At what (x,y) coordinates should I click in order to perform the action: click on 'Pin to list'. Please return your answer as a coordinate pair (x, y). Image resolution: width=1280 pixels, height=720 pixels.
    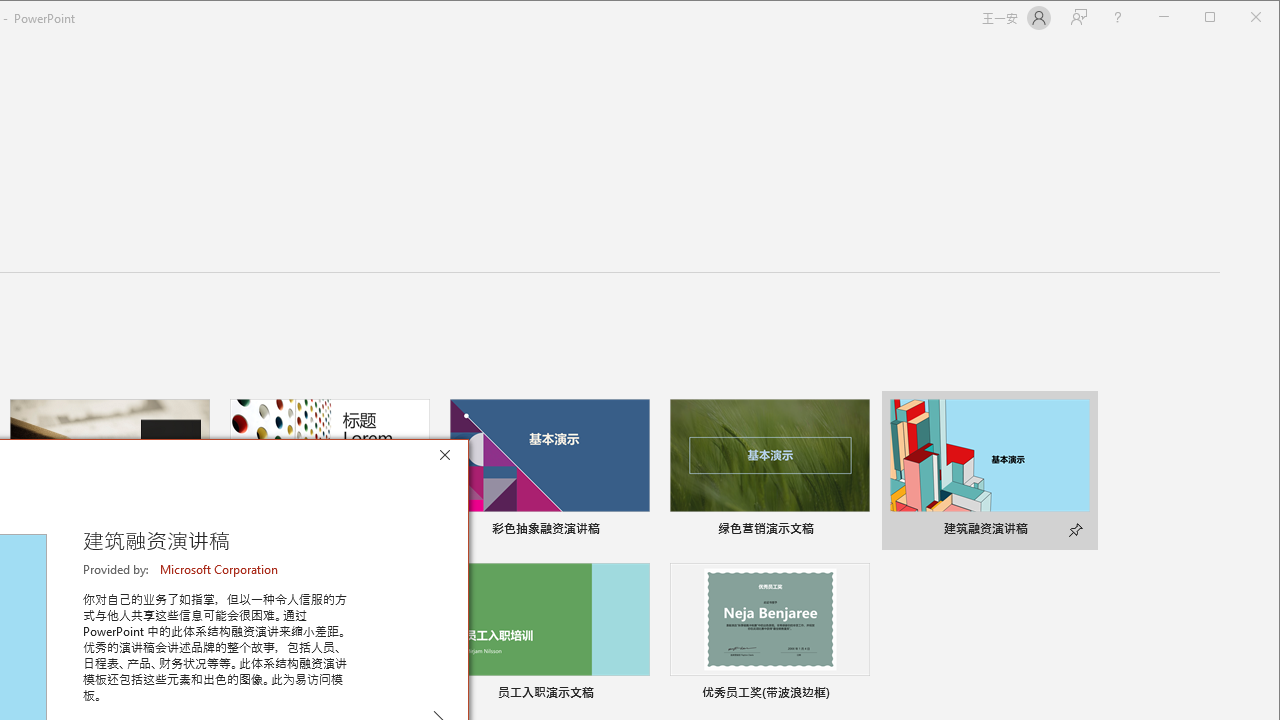
    Looking at the image, I should click on (856, 694).